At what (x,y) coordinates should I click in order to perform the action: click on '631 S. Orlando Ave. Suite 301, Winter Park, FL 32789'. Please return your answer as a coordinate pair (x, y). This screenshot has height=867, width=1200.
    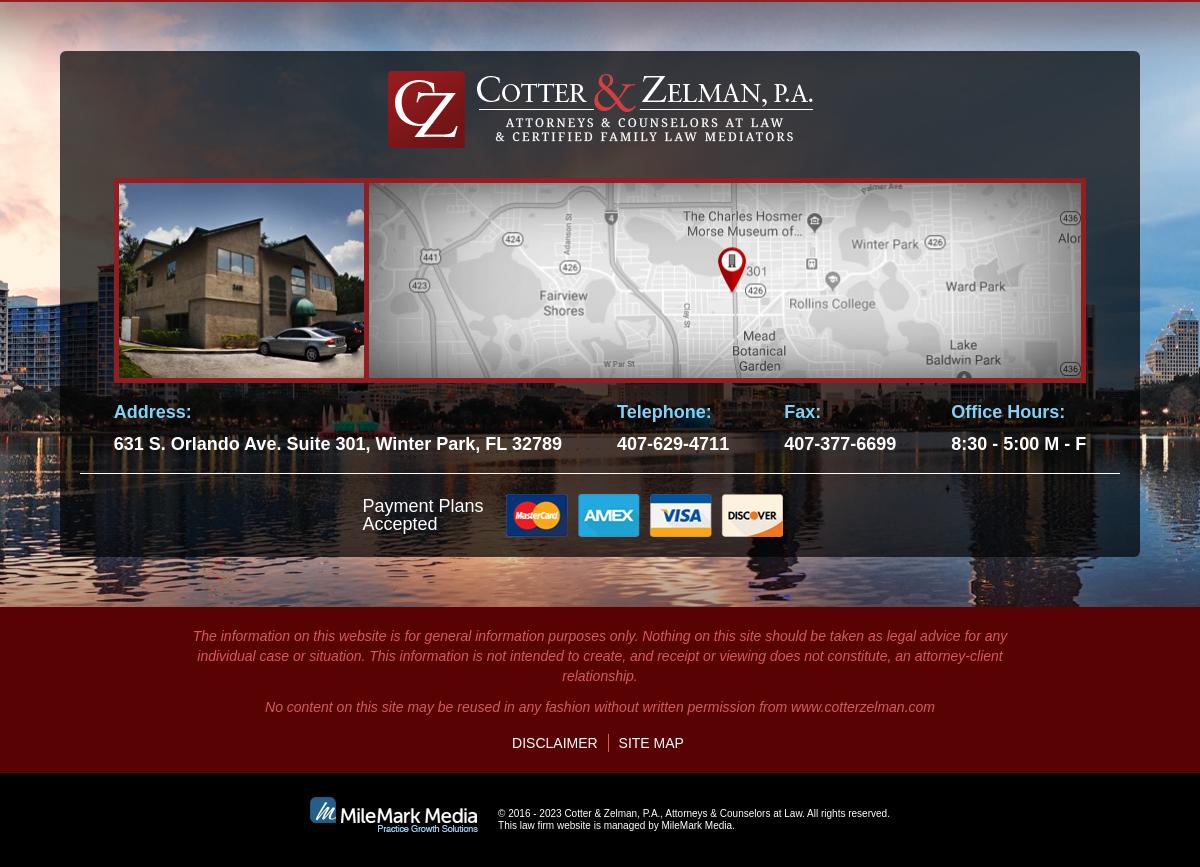
    Looking at the image, I should click on (113, 442).